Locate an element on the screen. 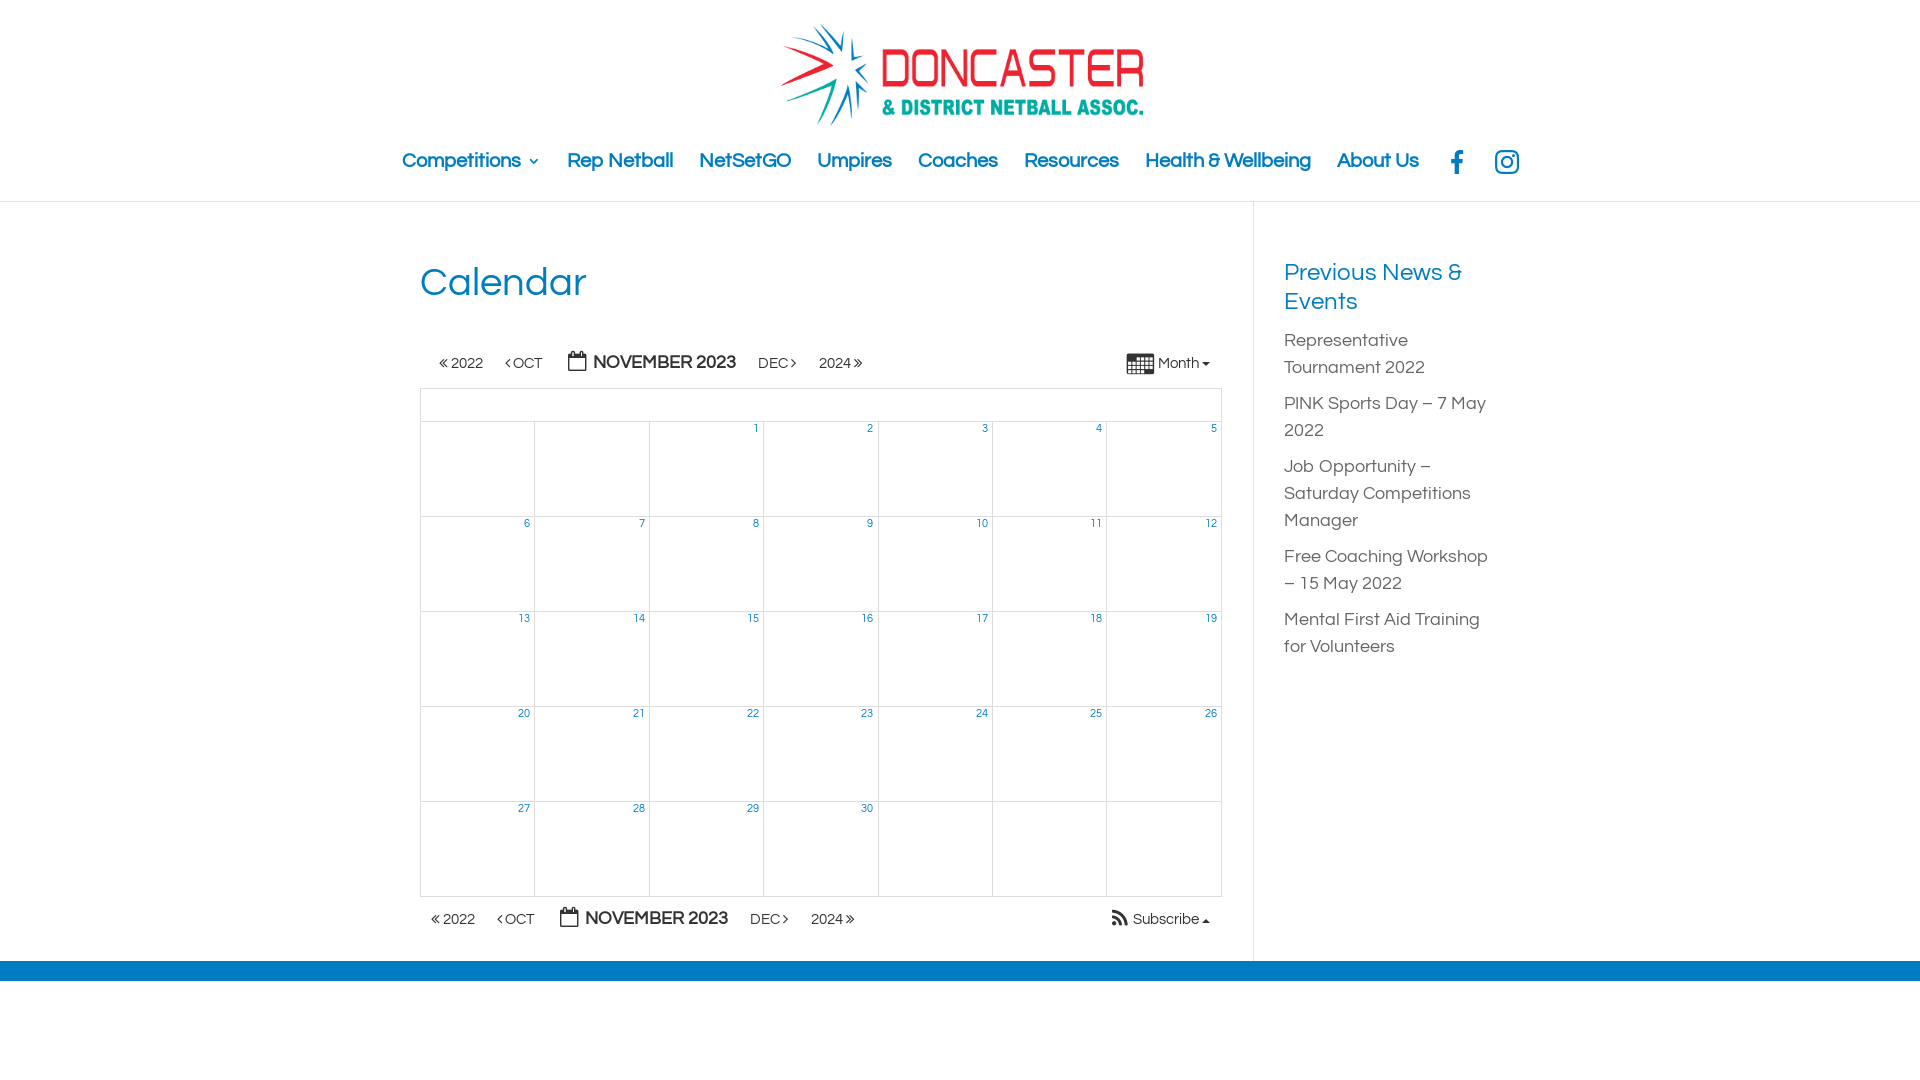 This screenshot has width=1920, height=1080. 'Health & Wellbeing' is located at coordinates (1226, 173).